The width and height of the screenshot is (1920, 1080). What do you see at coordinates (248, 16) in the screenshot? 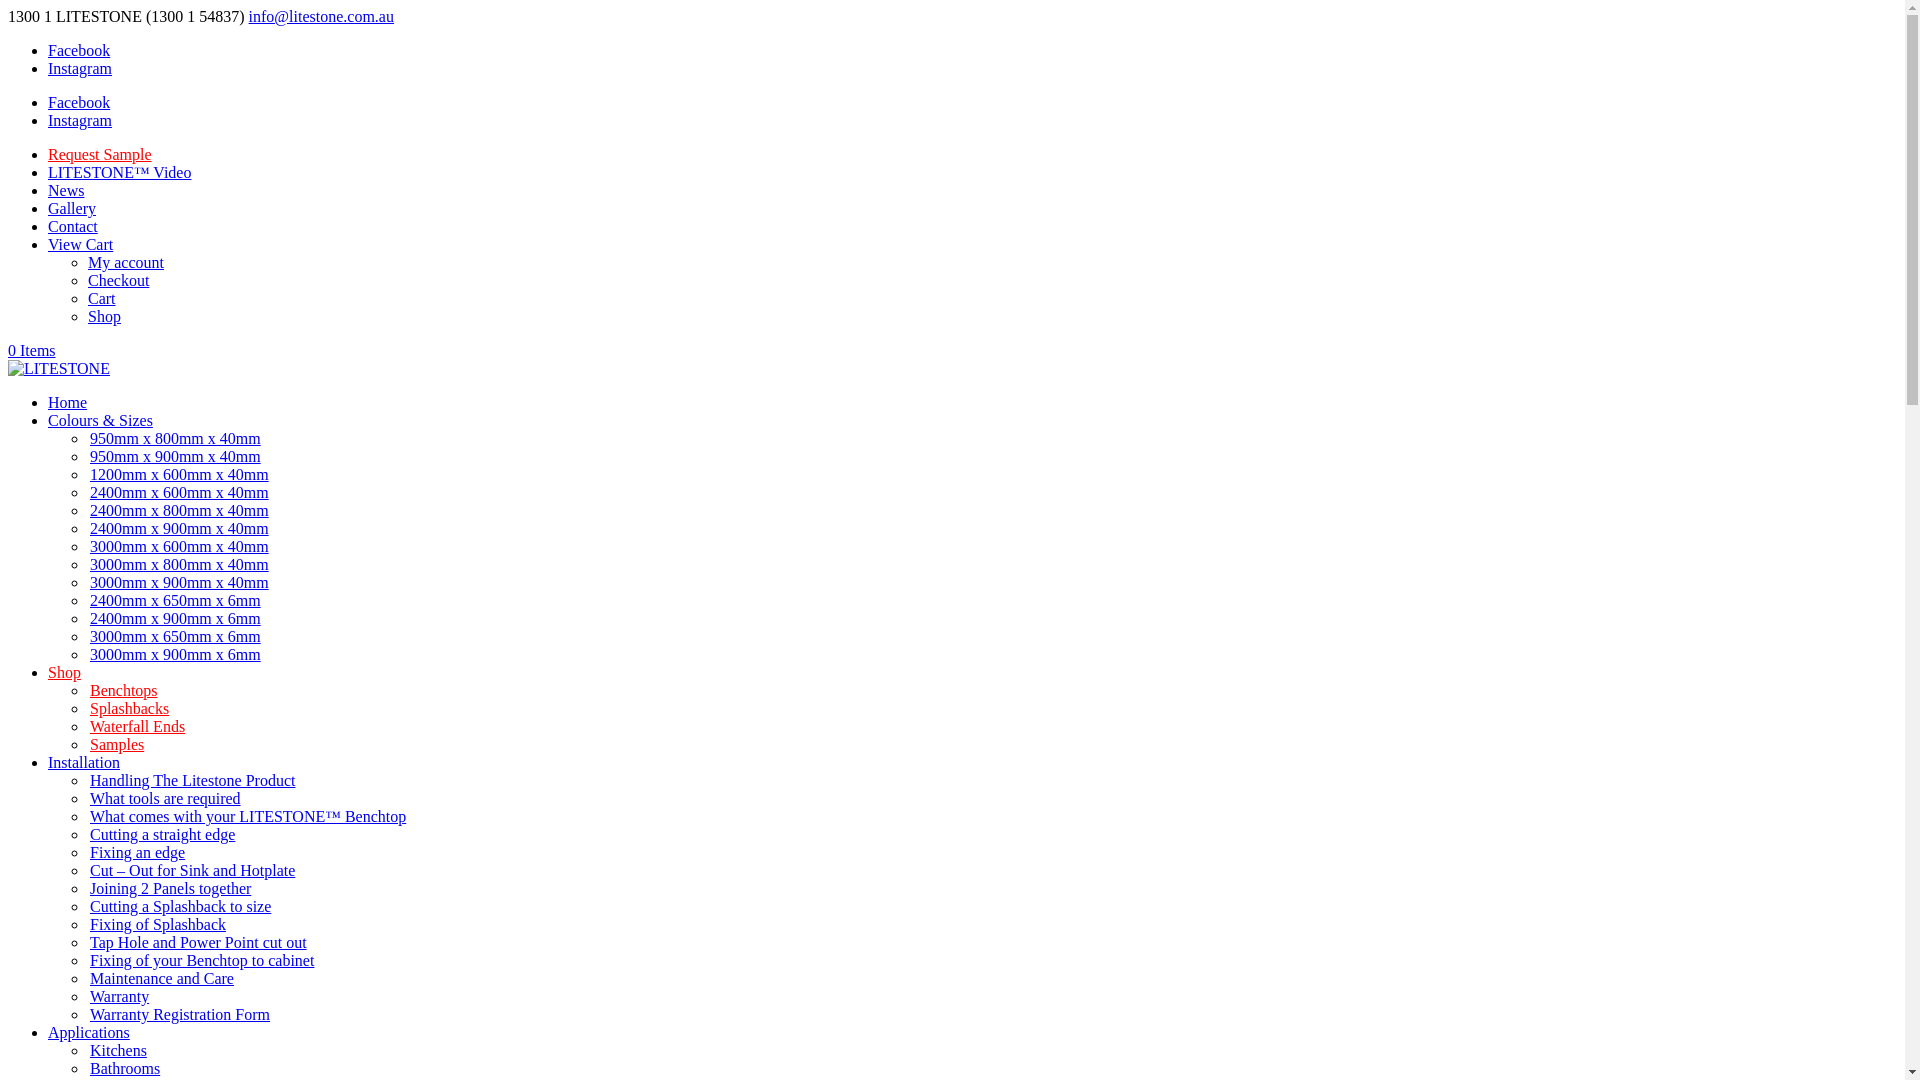
I see `'info@litestone.com.au'` at bounding box center [248, 16].